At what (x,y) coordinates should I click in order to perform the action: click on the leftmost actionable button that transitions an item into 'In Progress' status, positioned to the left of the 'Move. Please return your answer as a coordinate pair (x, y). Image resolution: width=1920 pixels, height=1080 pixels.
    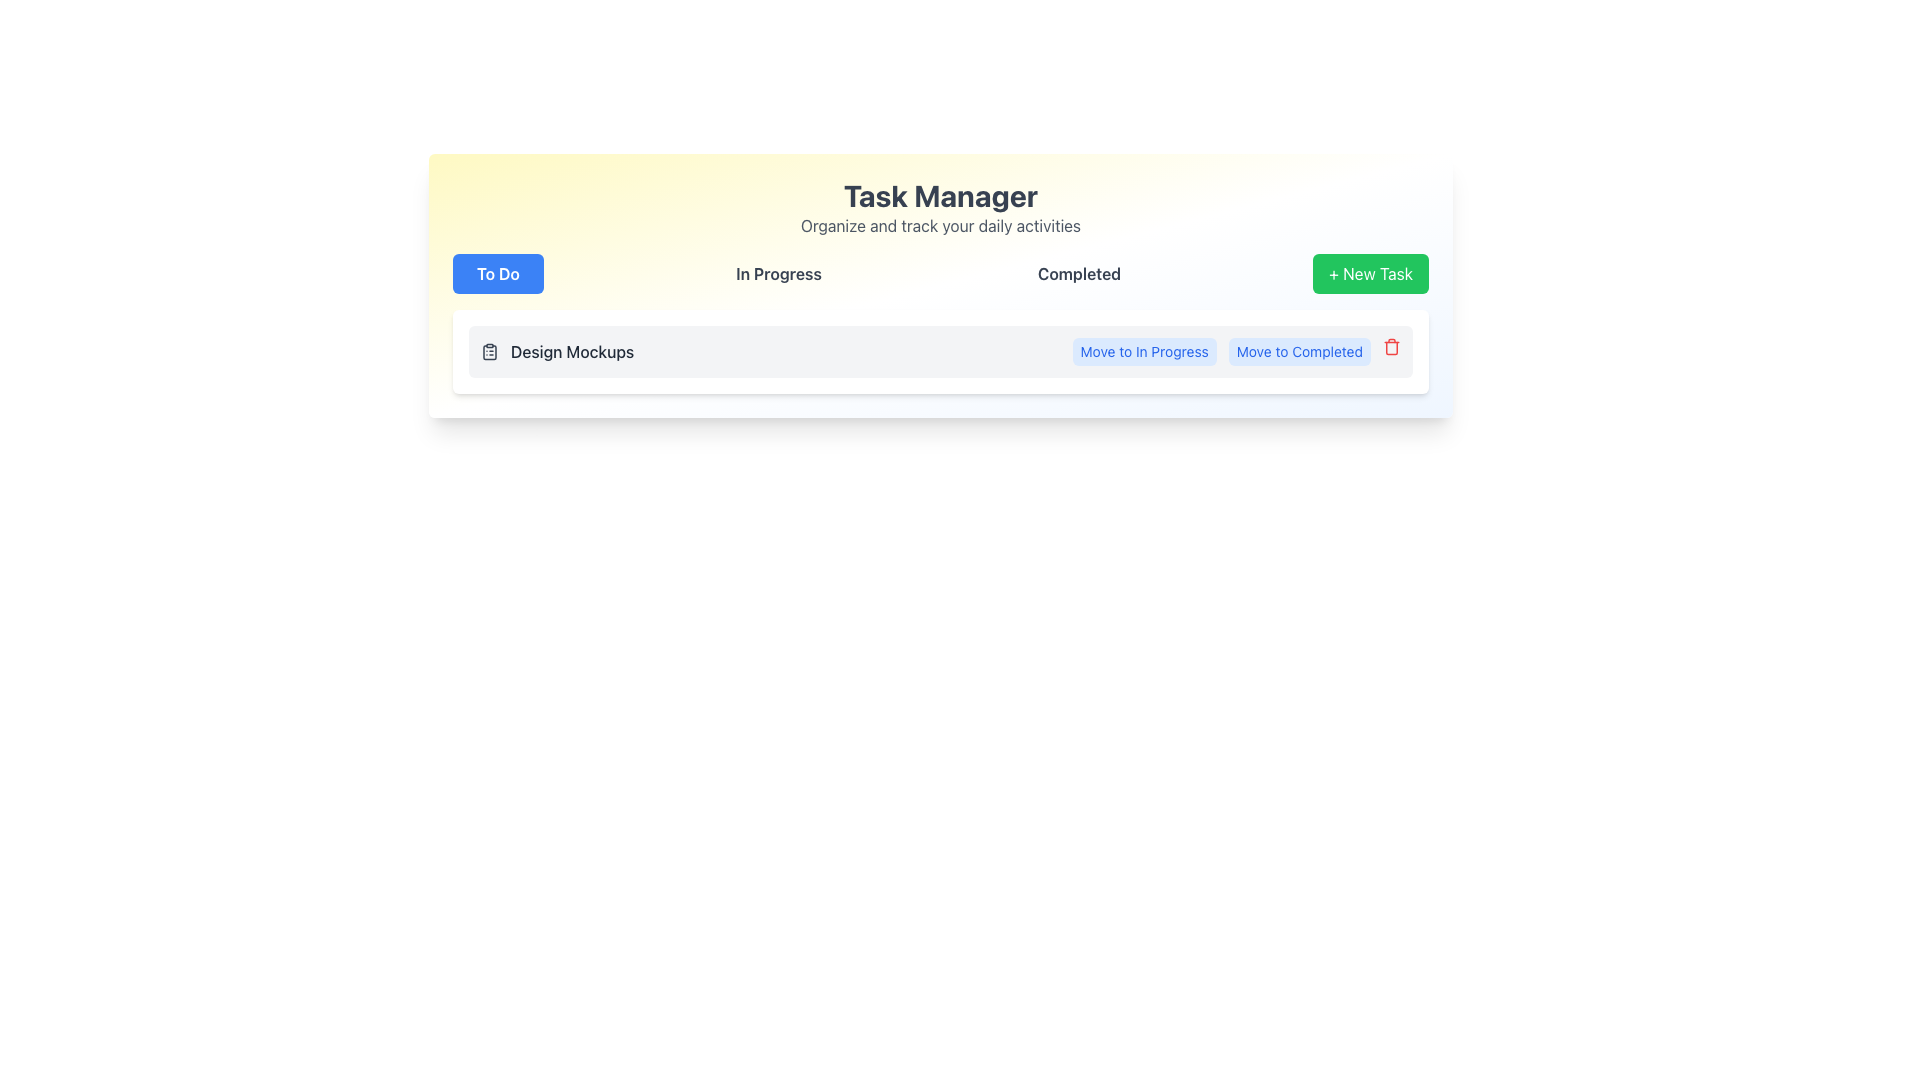
    Looking at the image, I should click on (1144, 350).